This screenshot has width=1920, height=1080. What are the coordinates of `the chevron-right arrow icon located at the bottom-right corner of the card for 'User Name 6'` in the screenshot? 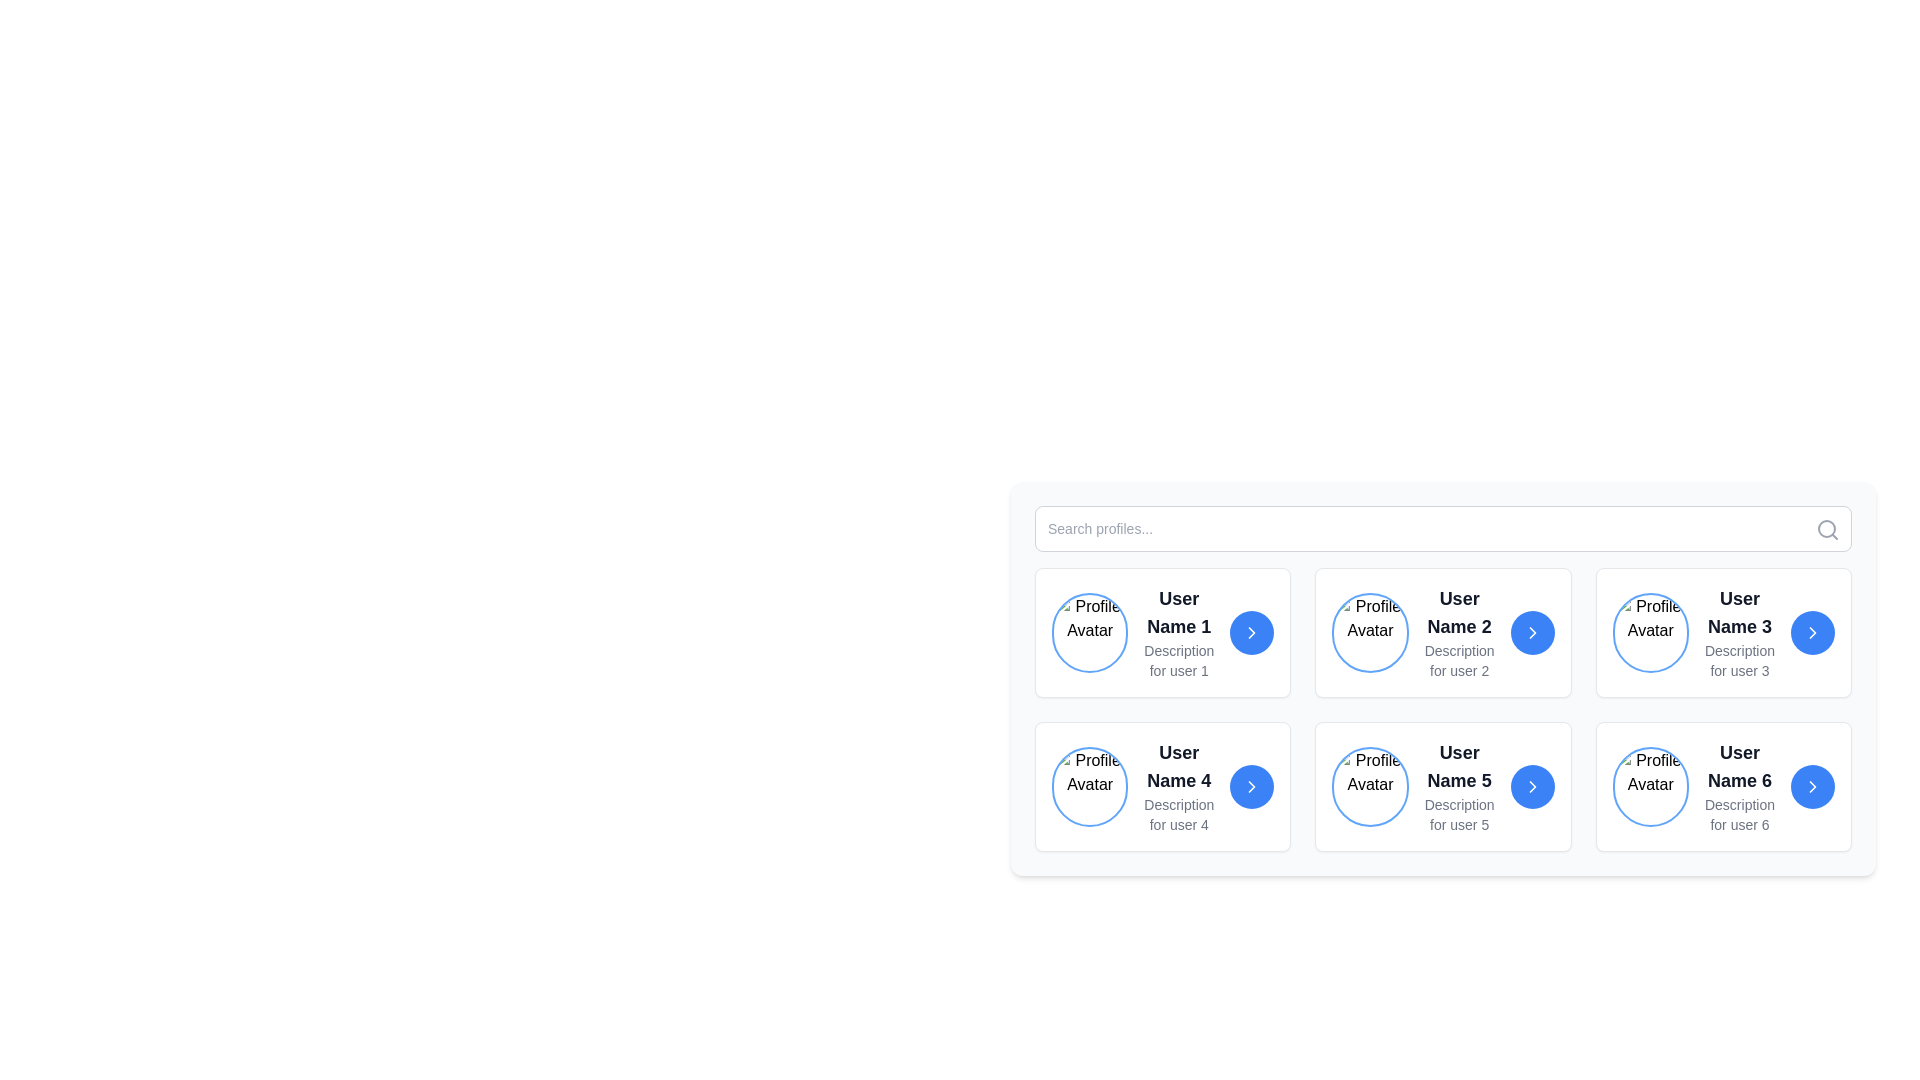 It's located at (1813, 785).